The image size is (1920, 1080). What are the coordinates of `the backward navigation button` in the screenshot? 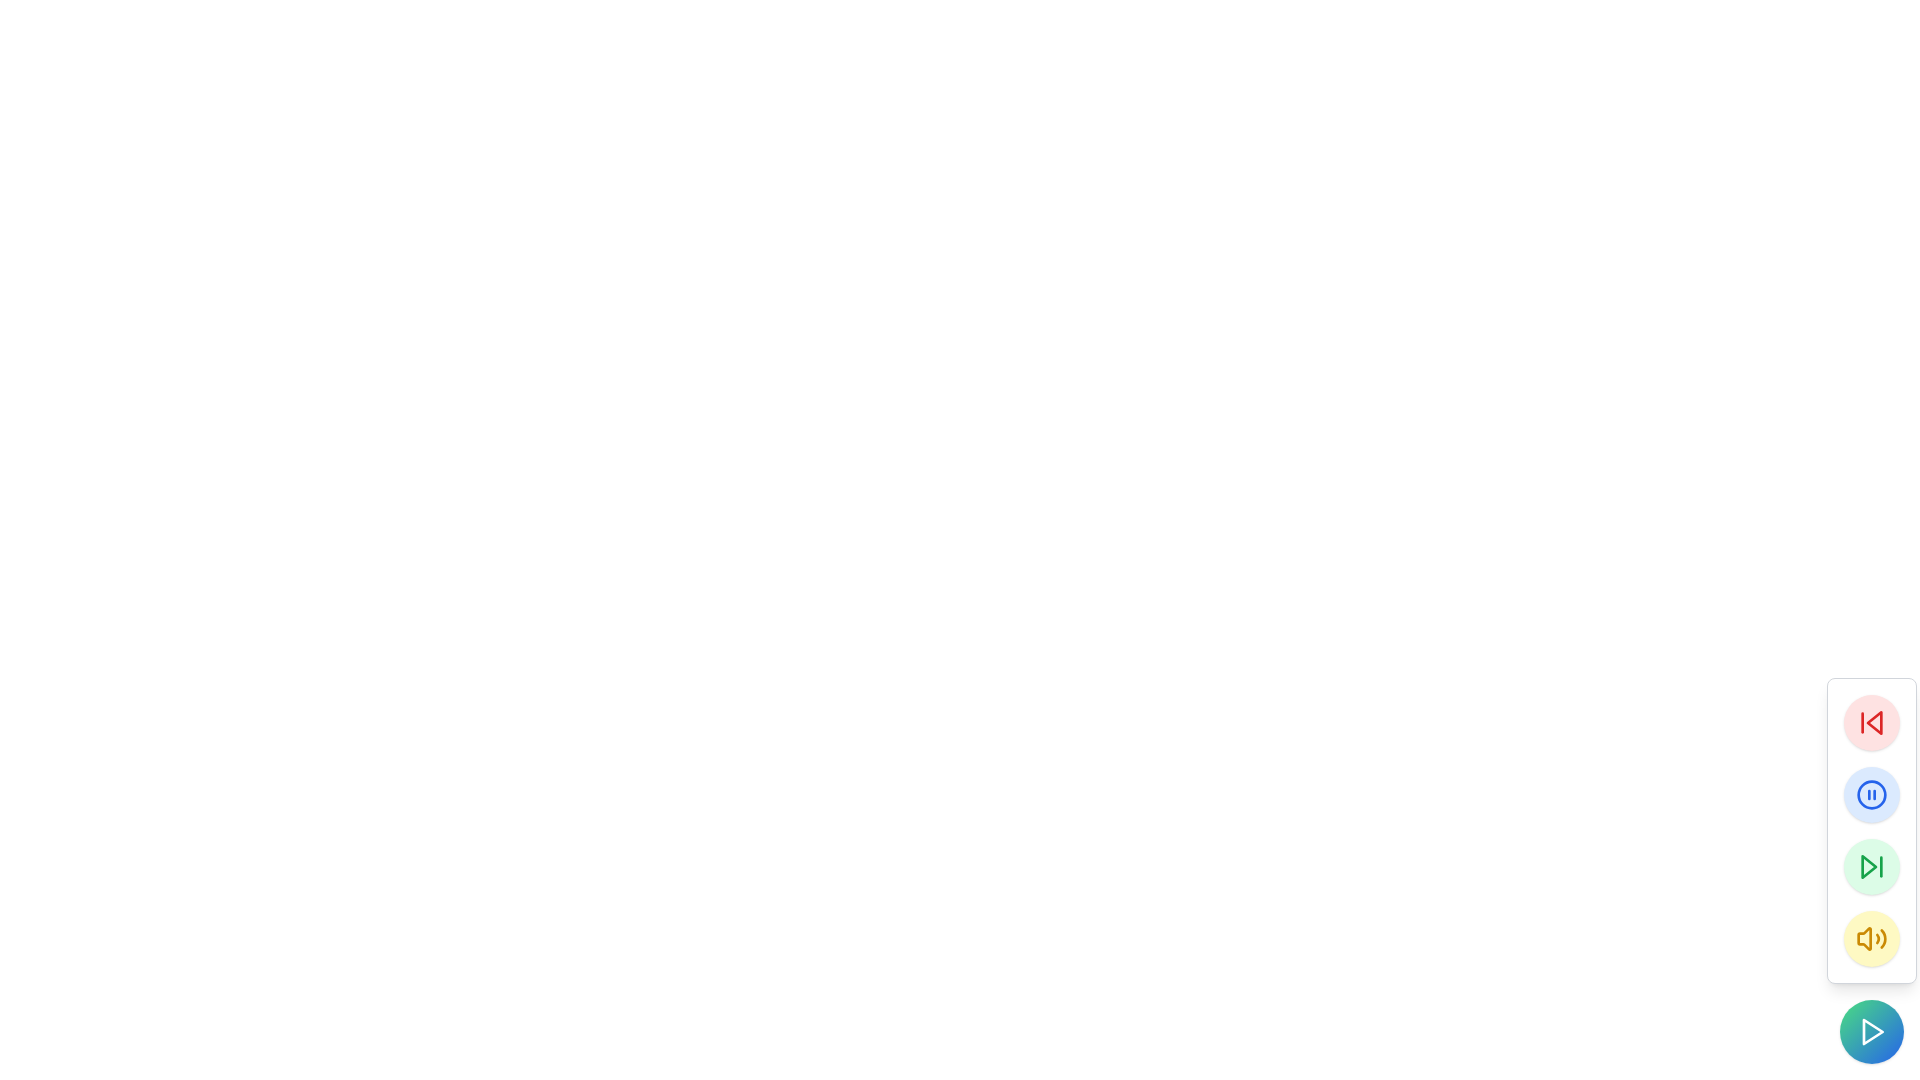 It's located at (1871, 722).